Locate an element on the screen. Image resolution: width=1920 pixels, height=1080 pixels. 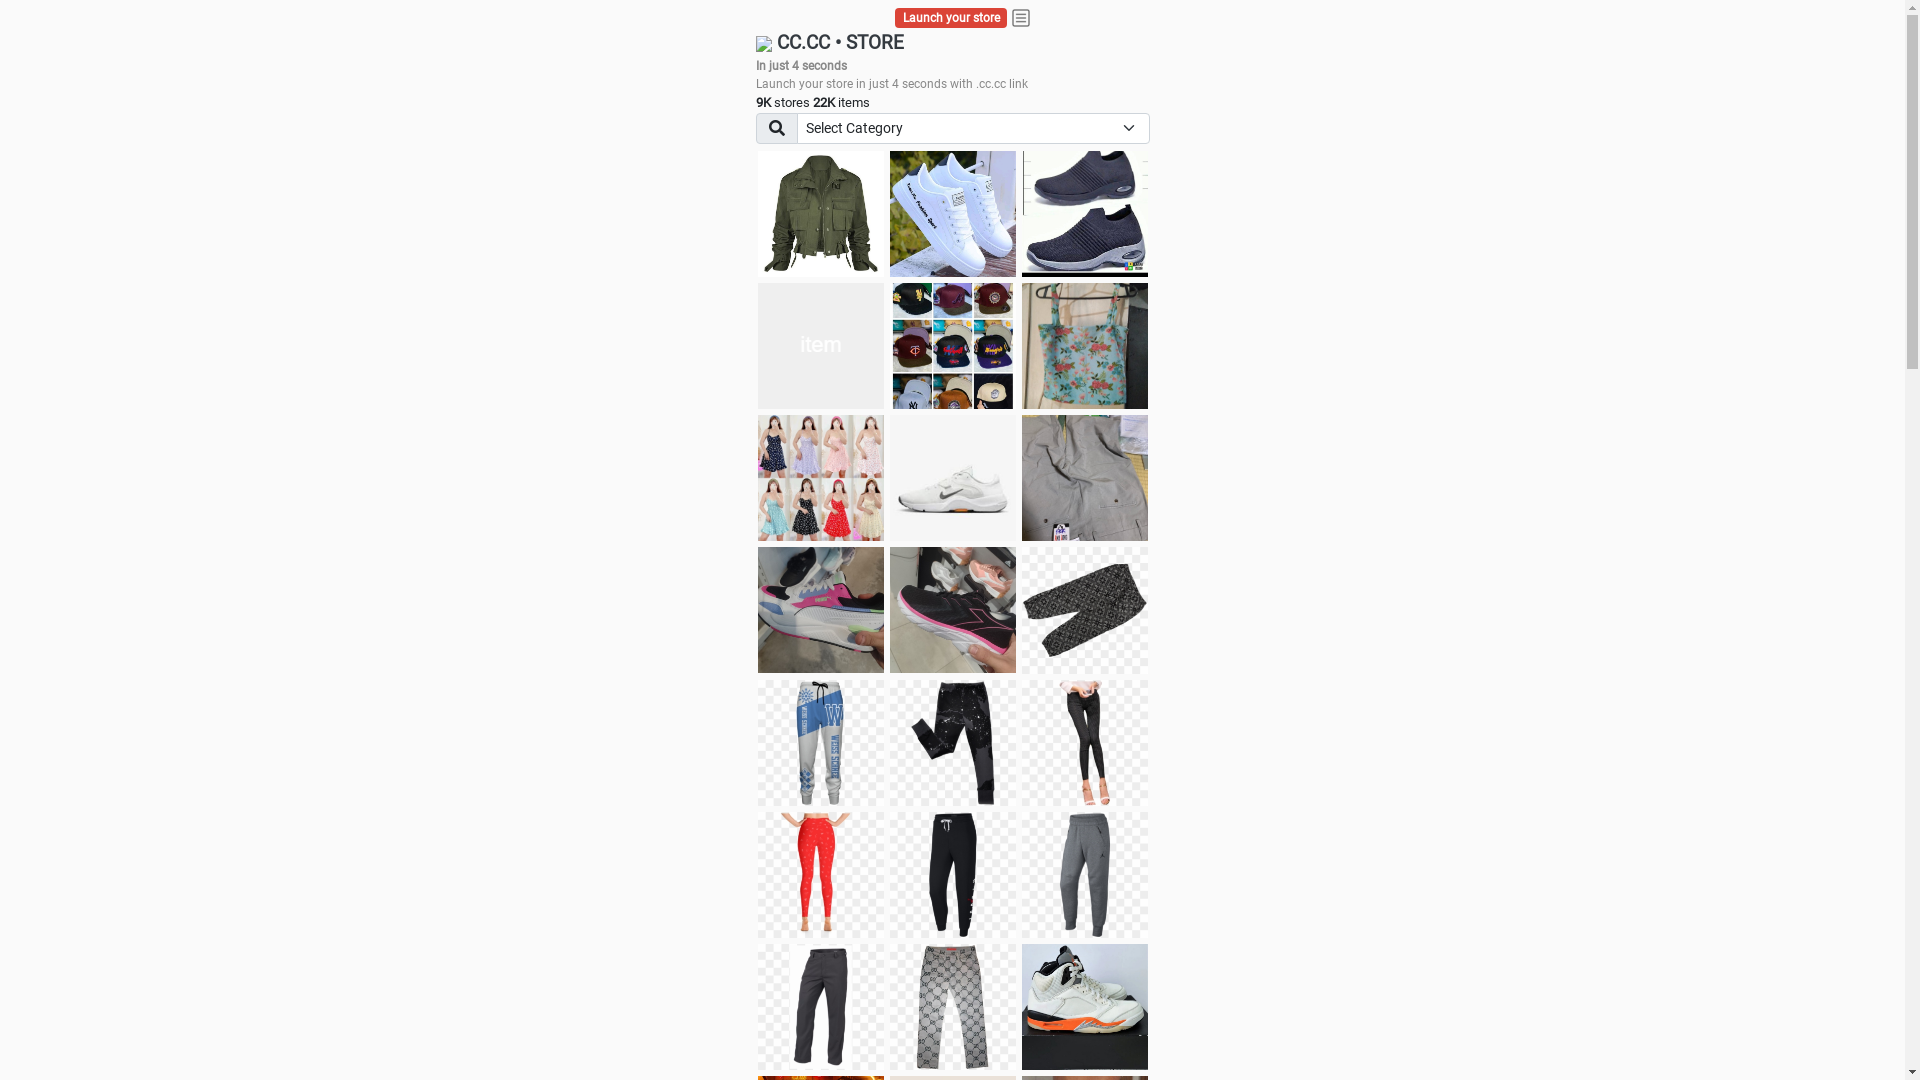
'Pant' is located at coordinates (952, 1006).